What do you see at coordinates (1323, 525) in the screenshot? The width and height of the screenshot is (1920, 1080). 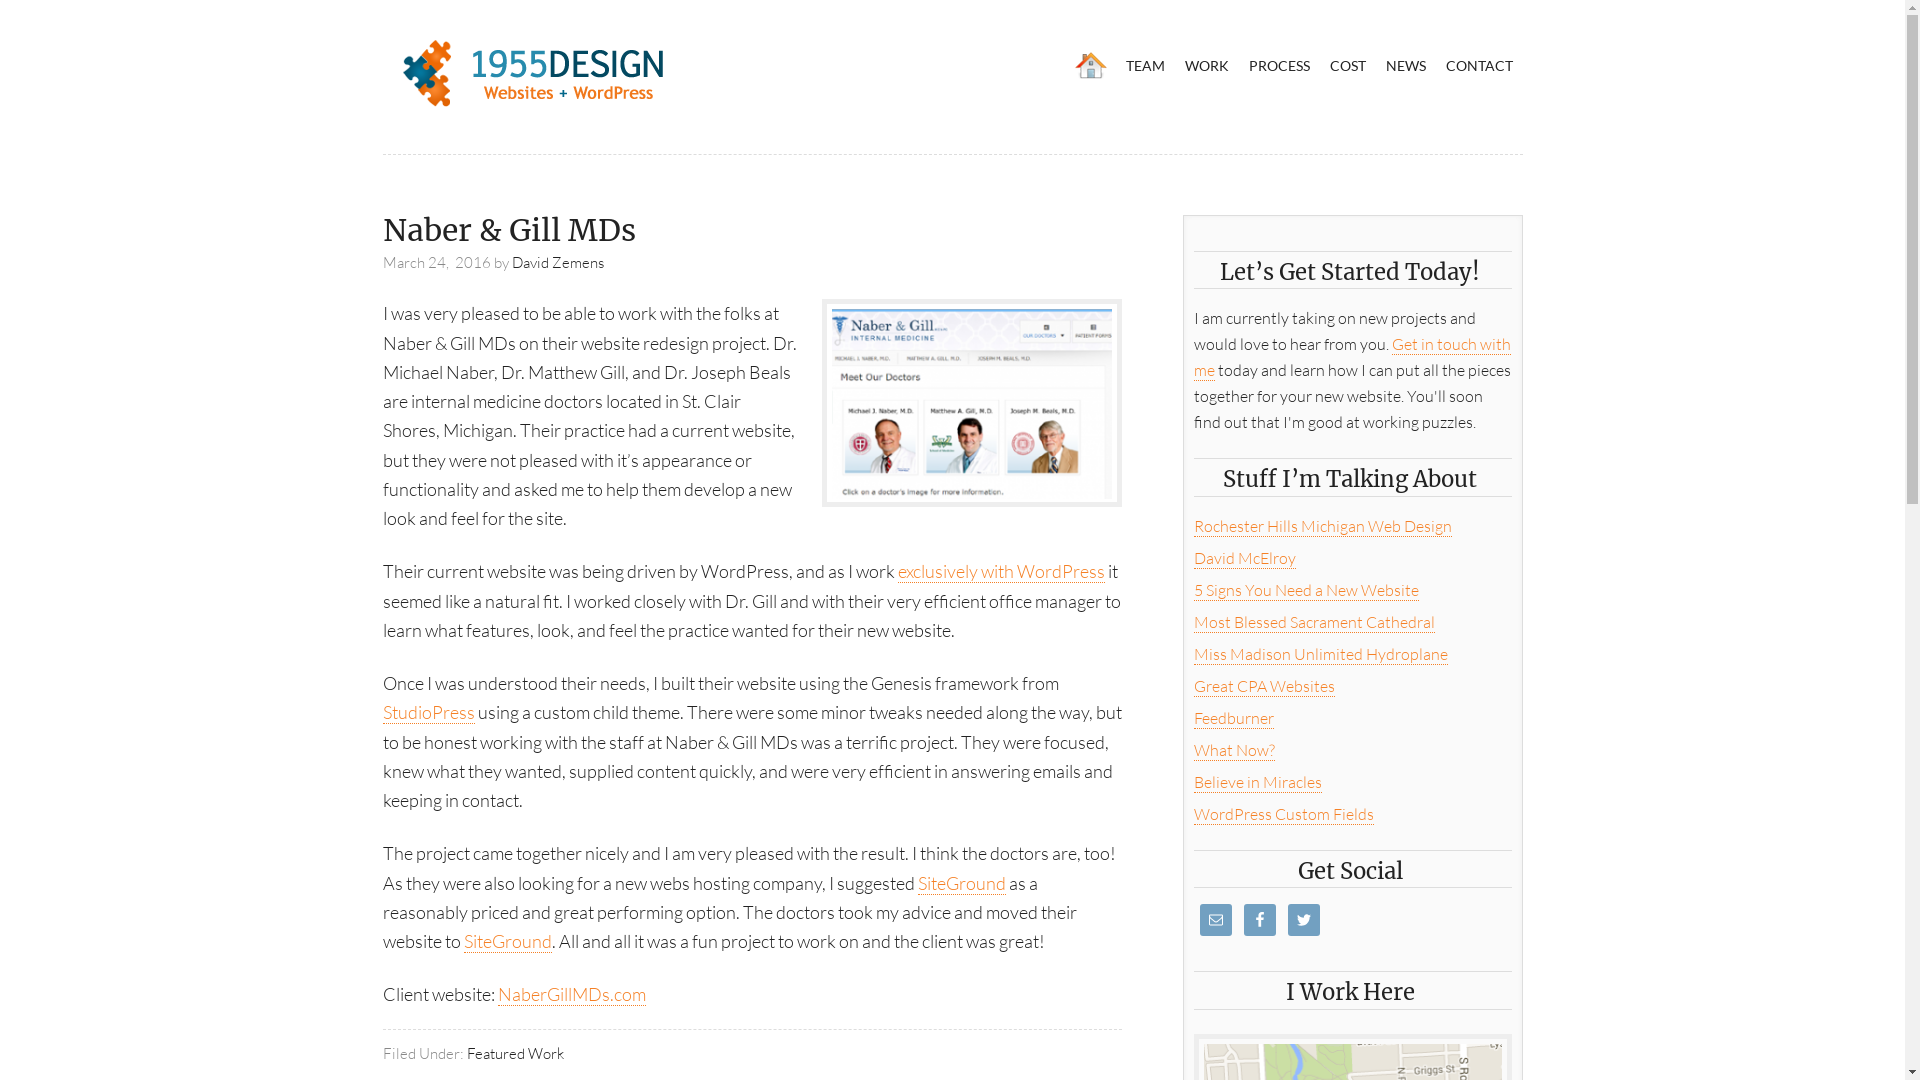 I see `'Rochester Hills Michigan Web Design'` at bounding box center [1323, 525].